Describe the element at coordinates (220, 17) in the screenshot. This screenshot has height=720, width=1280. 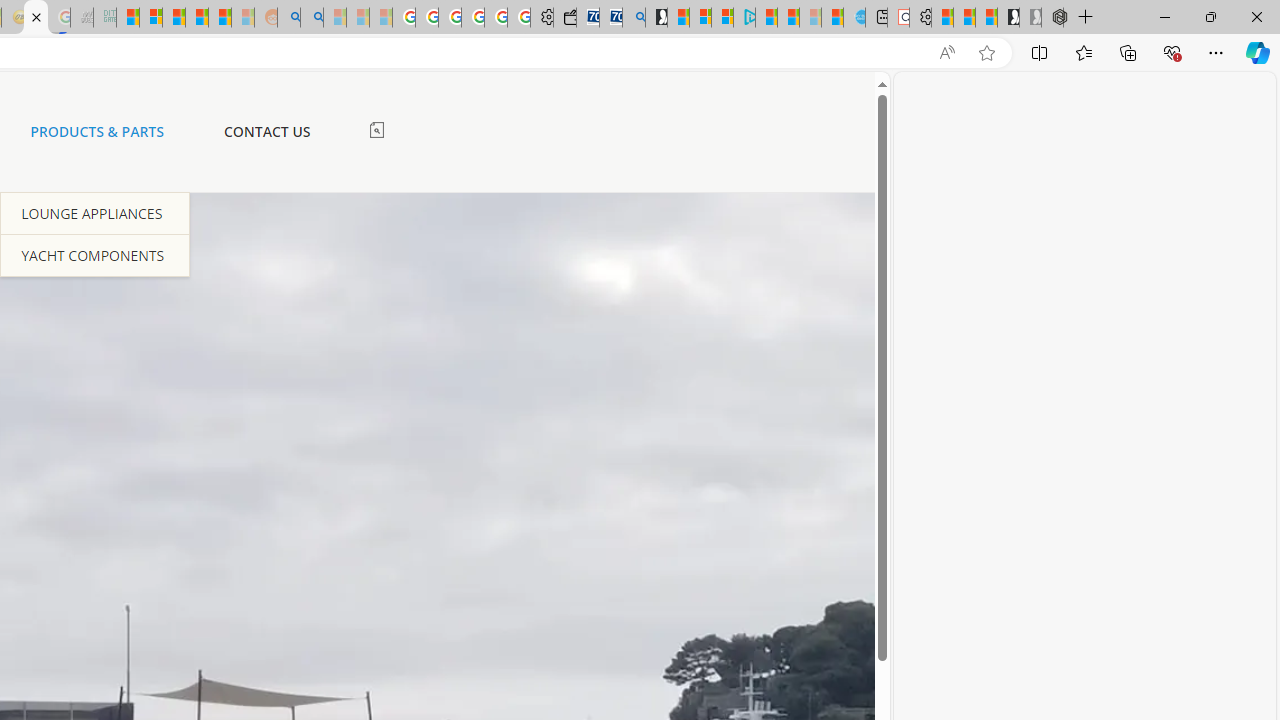
I see `'Student Loan Update: Forgiveness Program Ends This Month'` at that location.